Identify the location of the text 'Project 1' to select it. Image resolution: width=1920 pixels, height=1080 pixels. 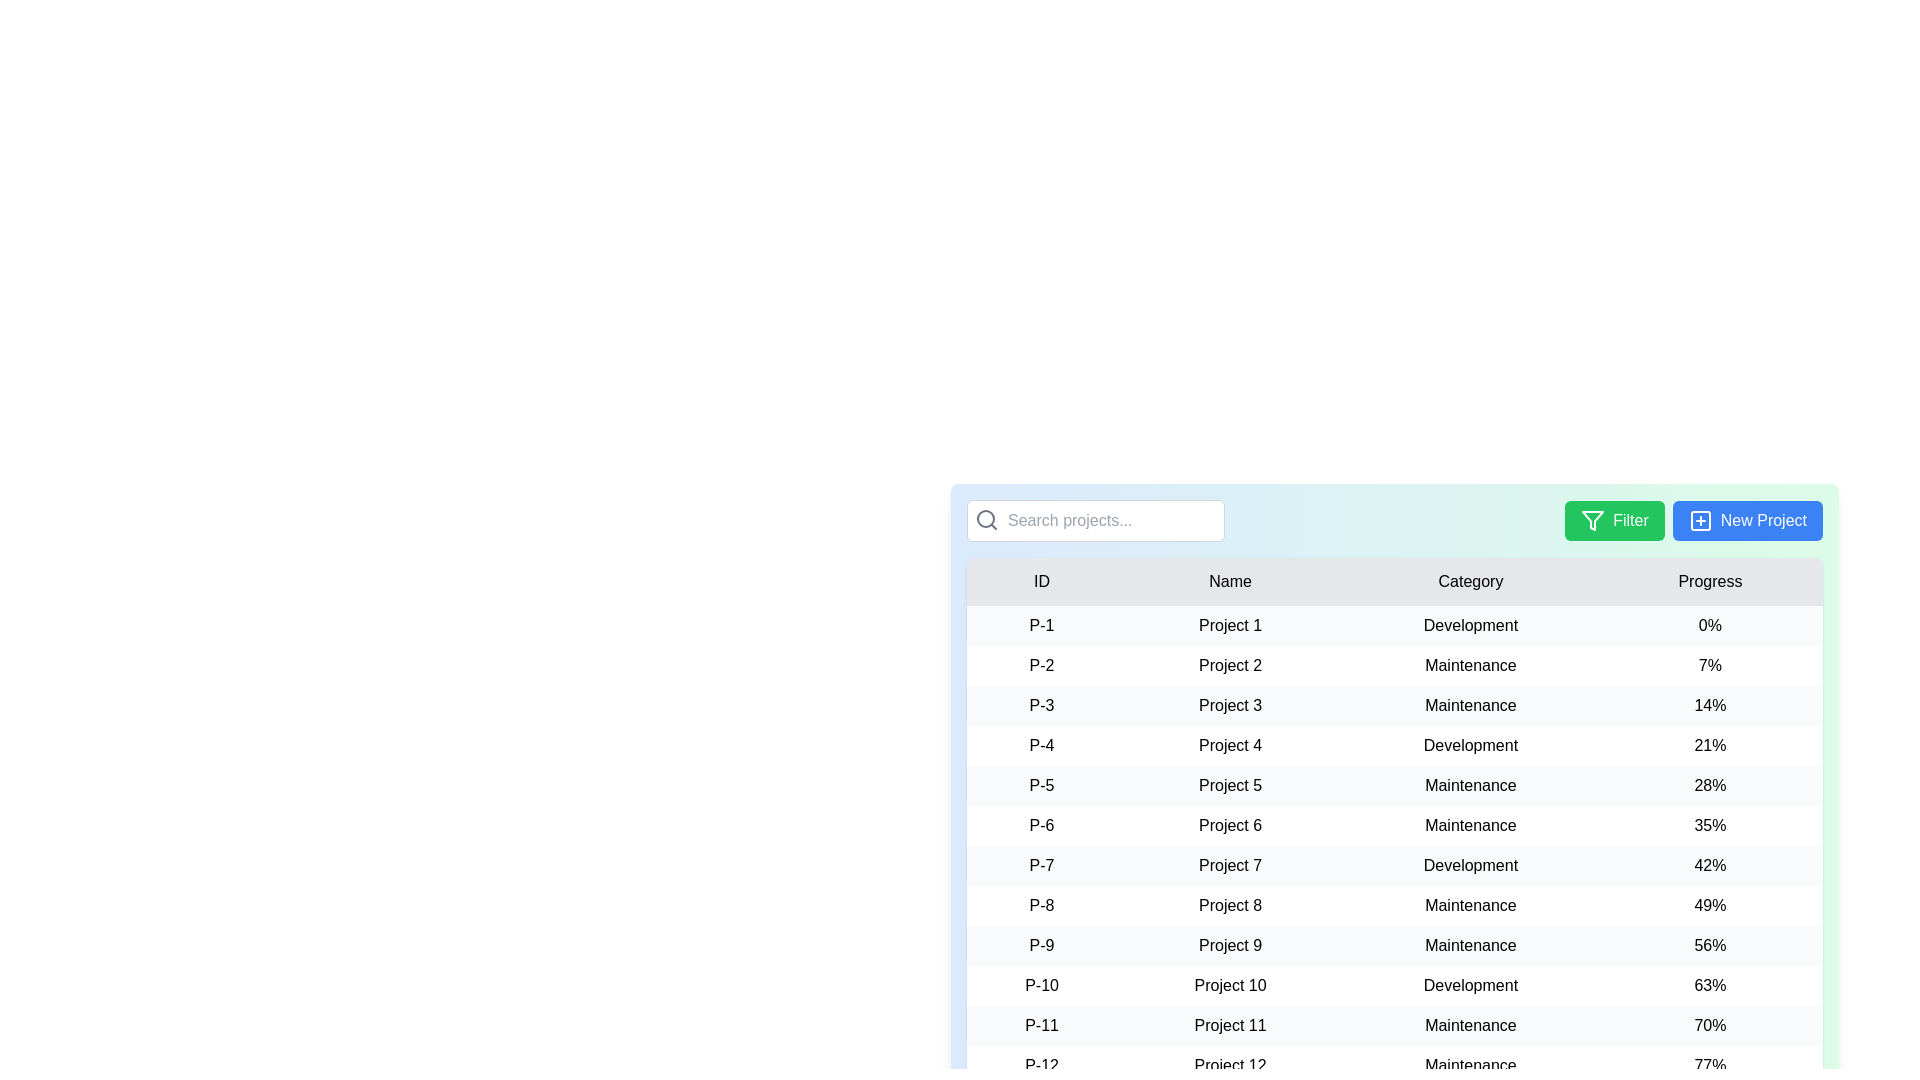
(1228, 624).